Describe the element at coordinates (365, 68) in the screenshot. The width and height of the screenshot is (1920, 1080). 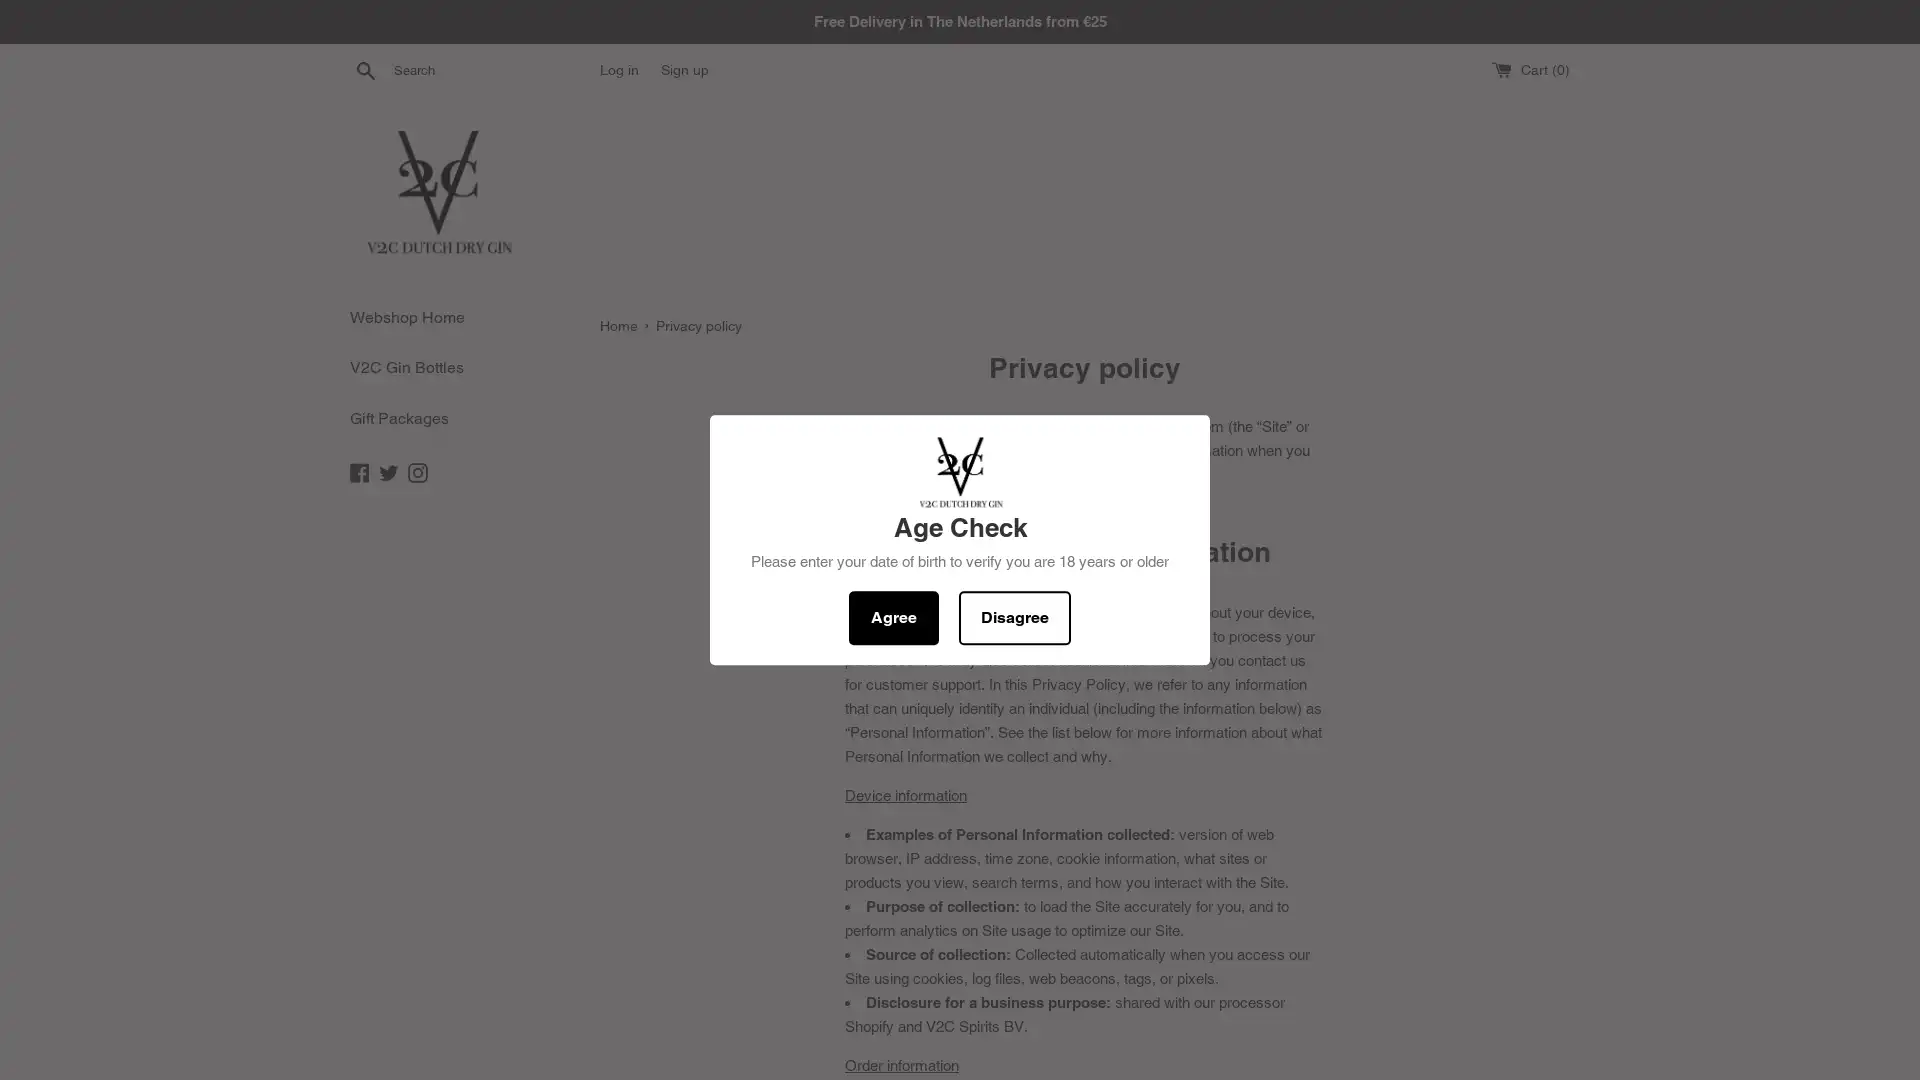
I see `Search` at that location.